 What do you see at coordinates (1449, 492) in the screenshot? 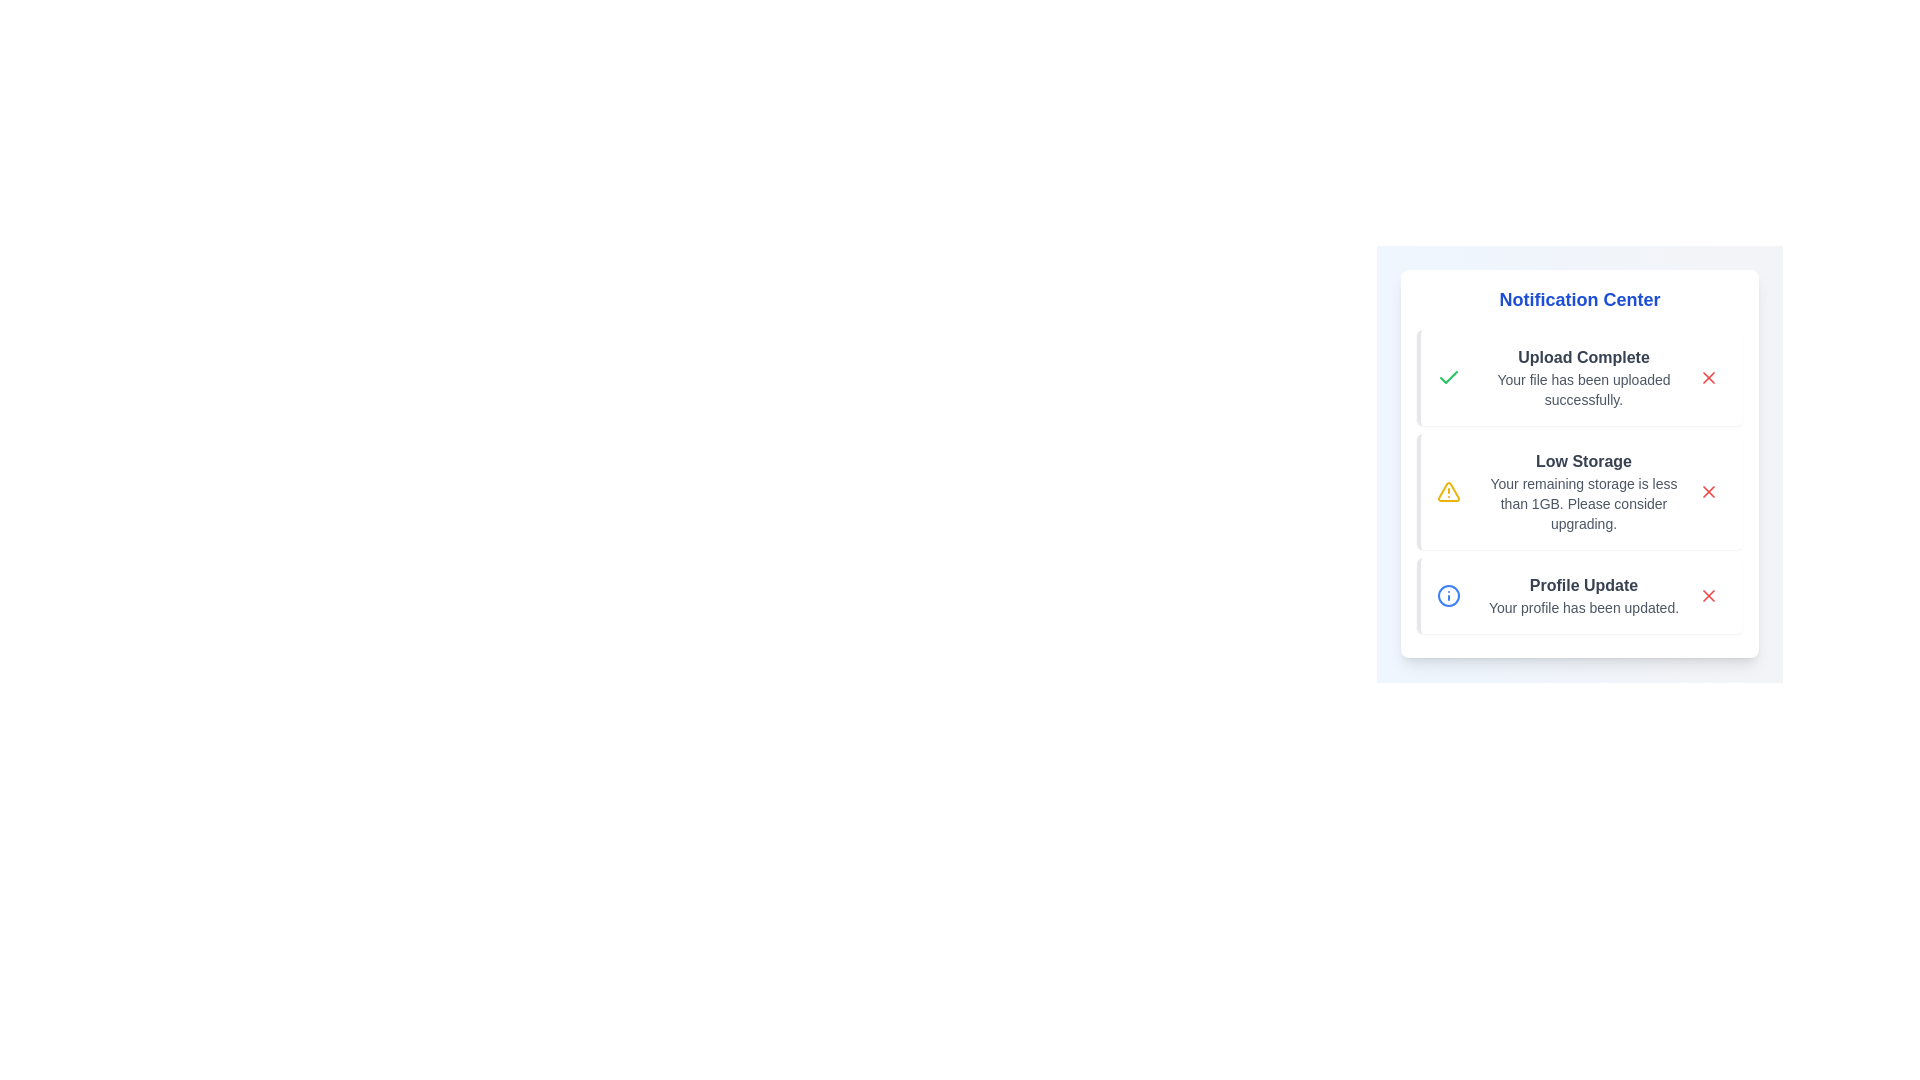
I see `the triangular caution icon with a yellow border and a red exclamation point, located at the upper-left corner of the 'Low Storage' notification block` at bounding box center [1449, 492].